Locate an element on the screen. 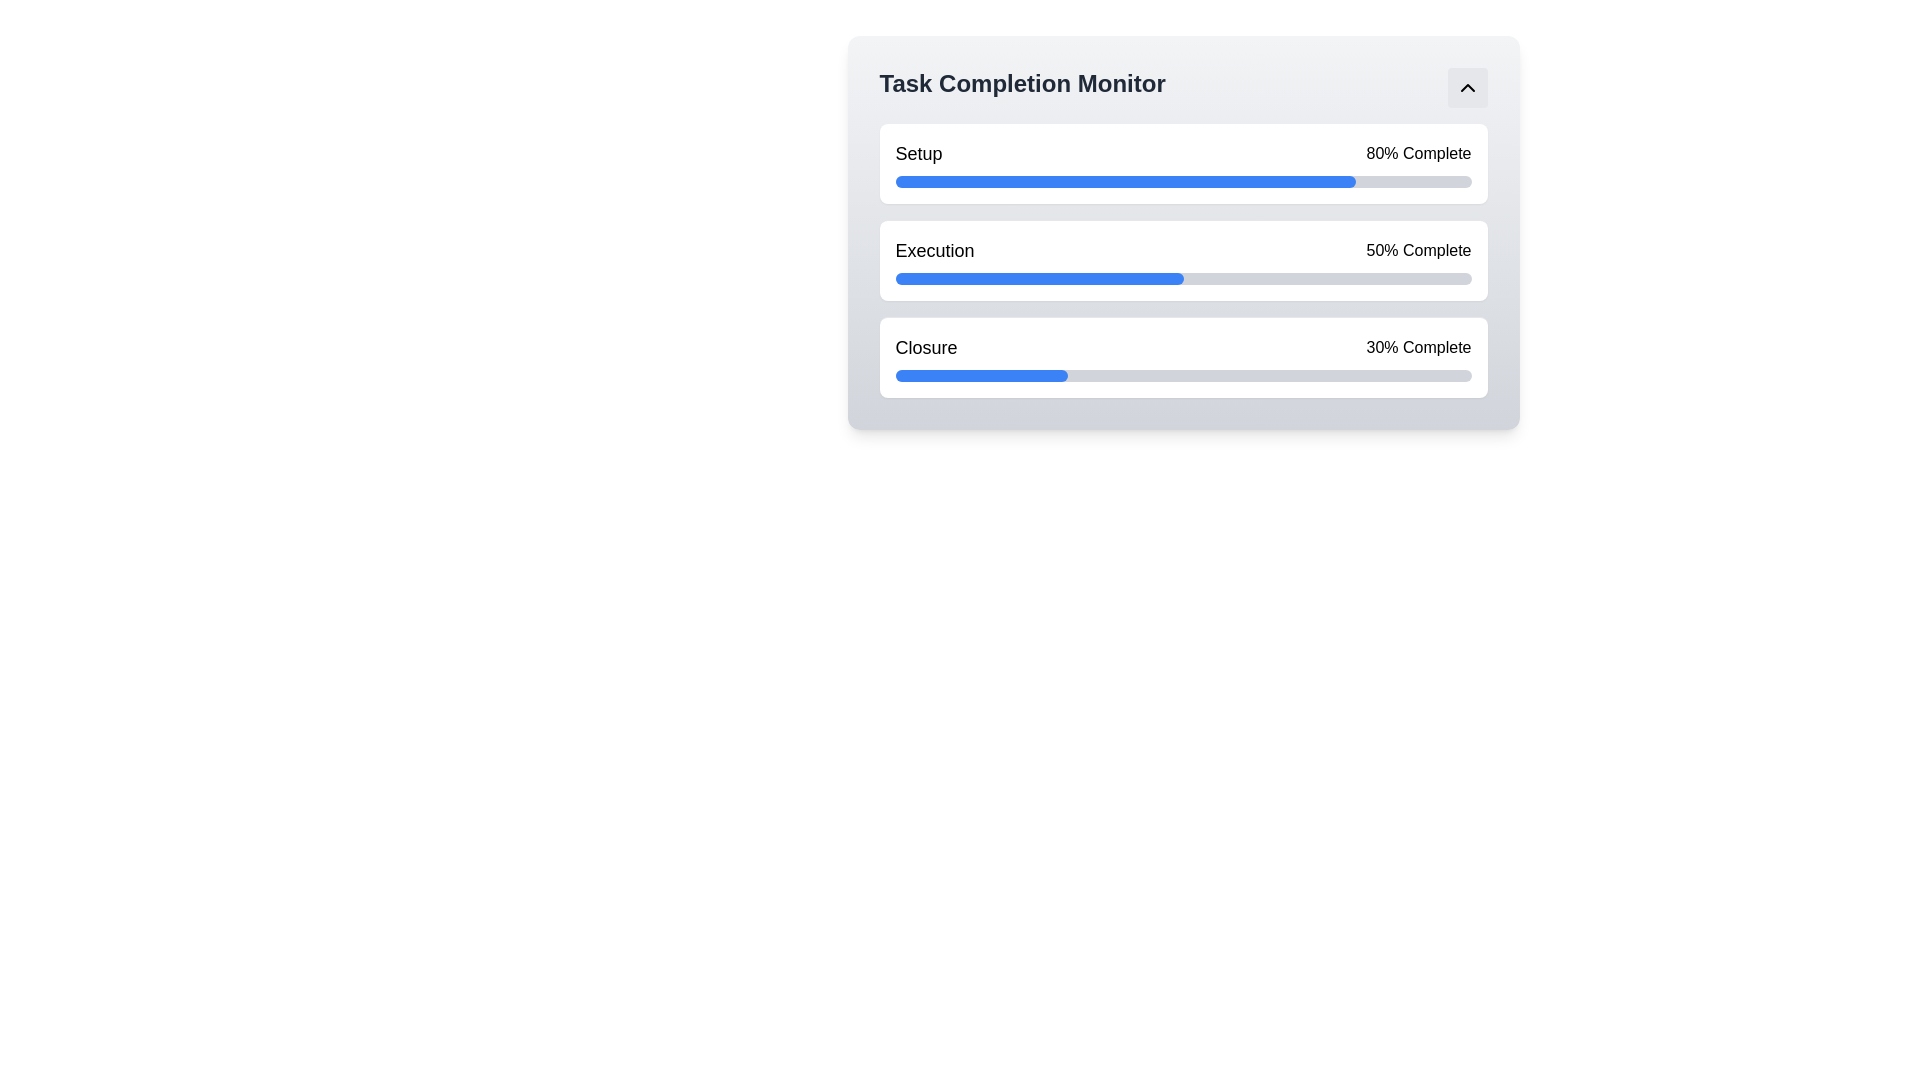  the Text label displaying the percentage of completion for the 'Execution' task, positioned to the right of the progress bar for 'Execution' is located at coordinates (1418, 249).